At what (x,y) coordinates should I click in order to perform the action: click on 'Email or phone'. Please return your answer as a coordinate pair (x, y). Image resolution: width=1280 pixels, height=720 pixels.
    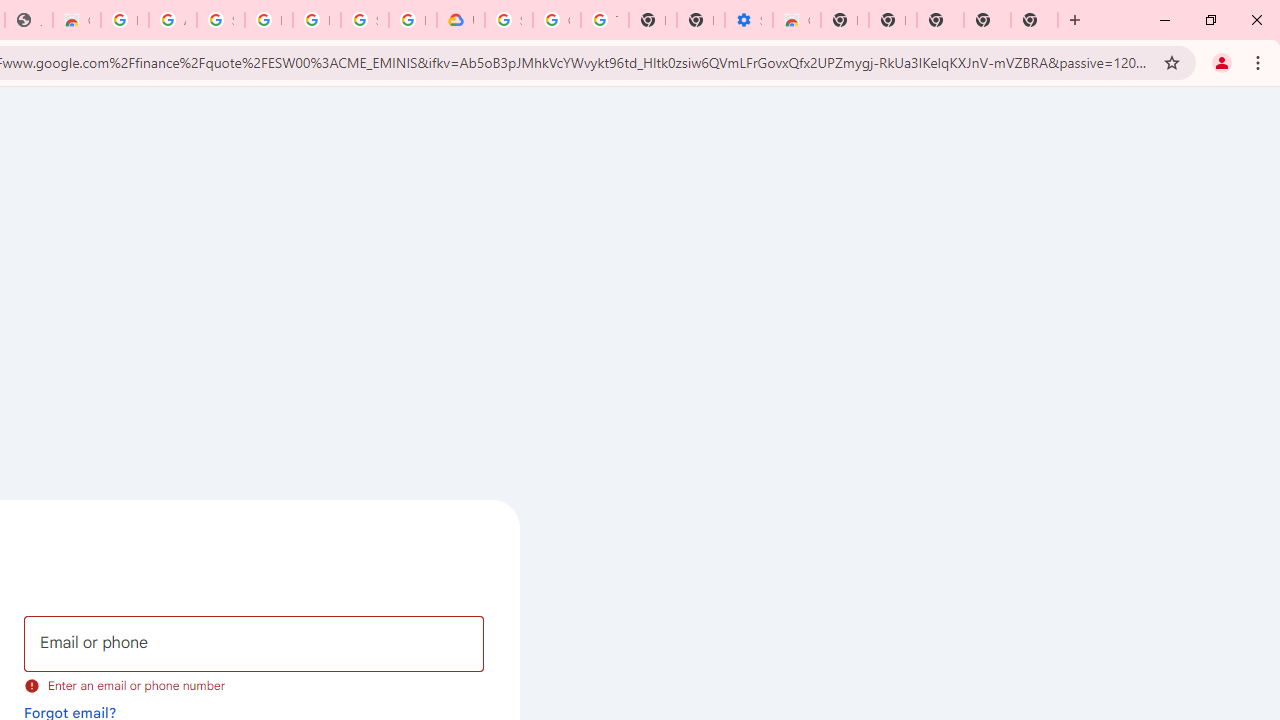
    Looking at the image, I should click on (253, 643).